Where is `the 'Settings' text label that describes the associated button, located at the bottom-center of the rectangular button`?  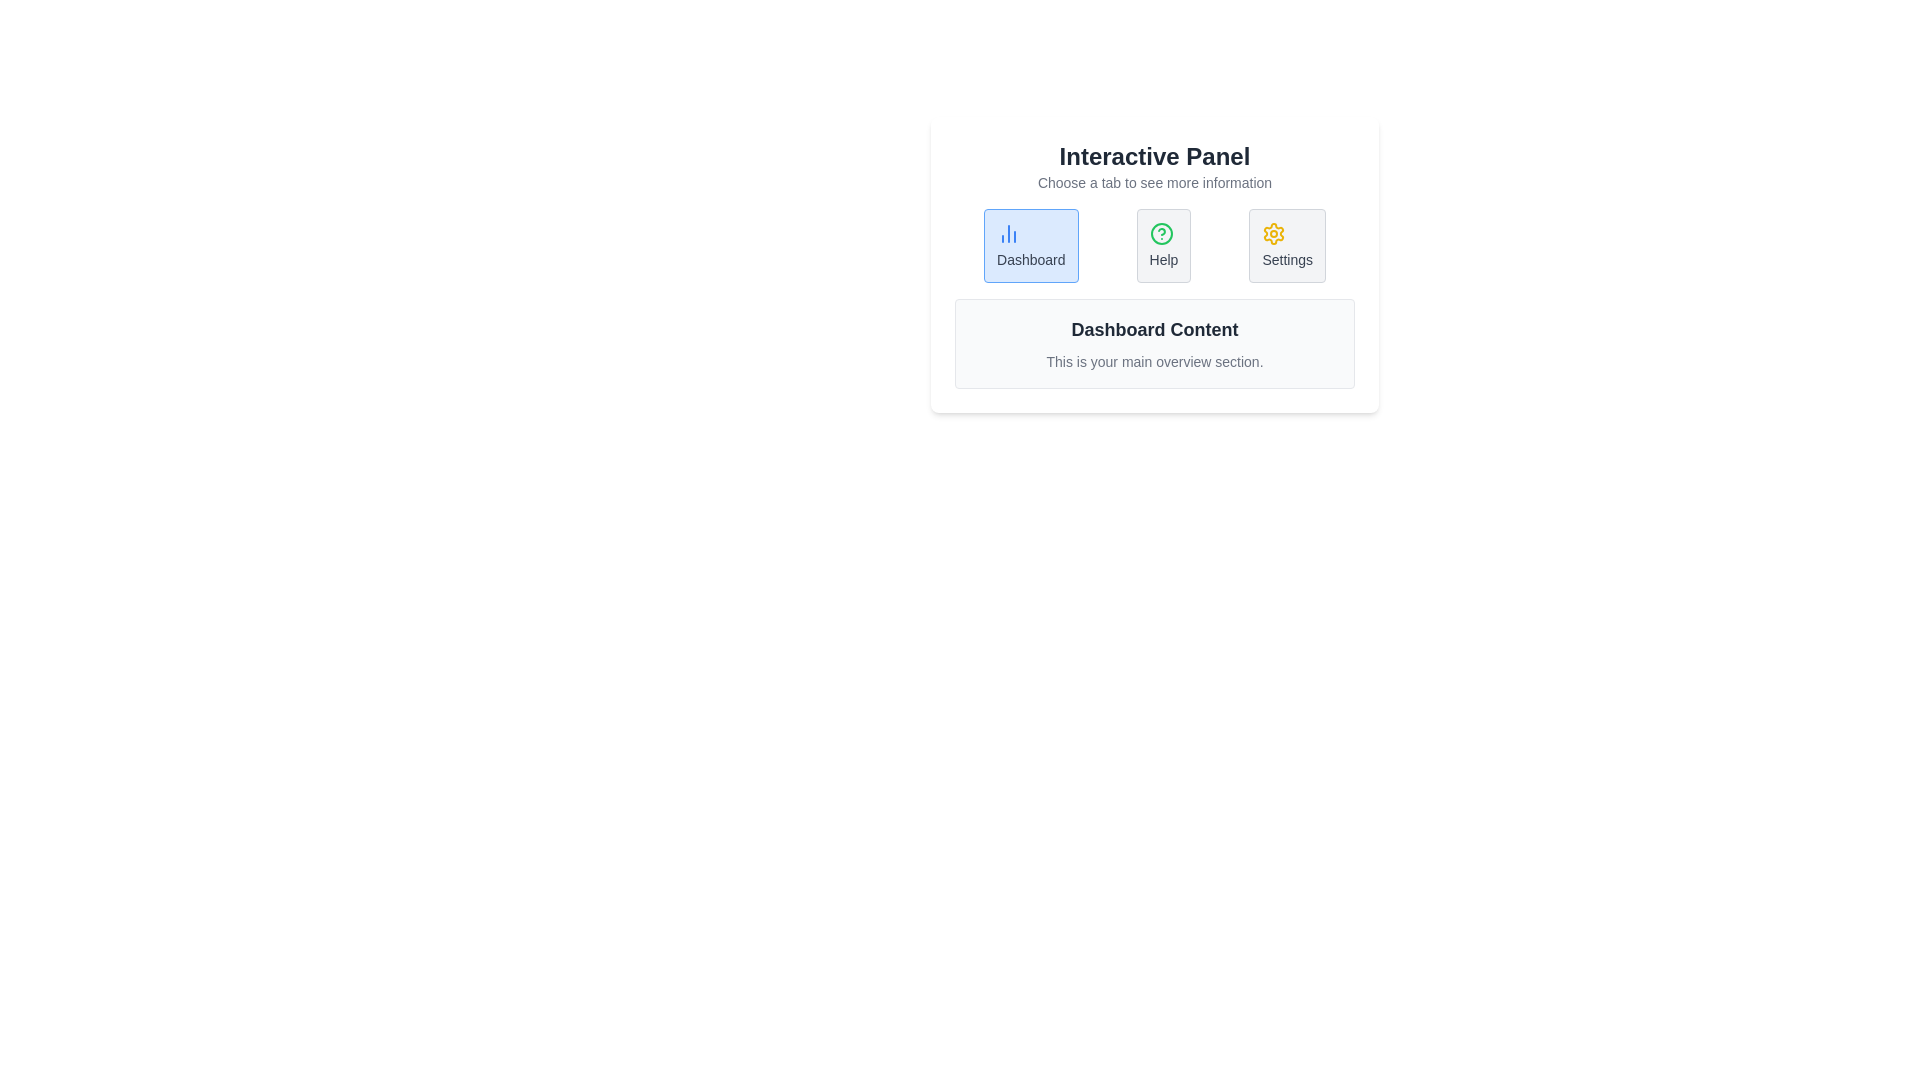
the 'Settings' text label that describes the associated button, located at the bottom-center of the rectangular button is located at coordinates (1287, 258).